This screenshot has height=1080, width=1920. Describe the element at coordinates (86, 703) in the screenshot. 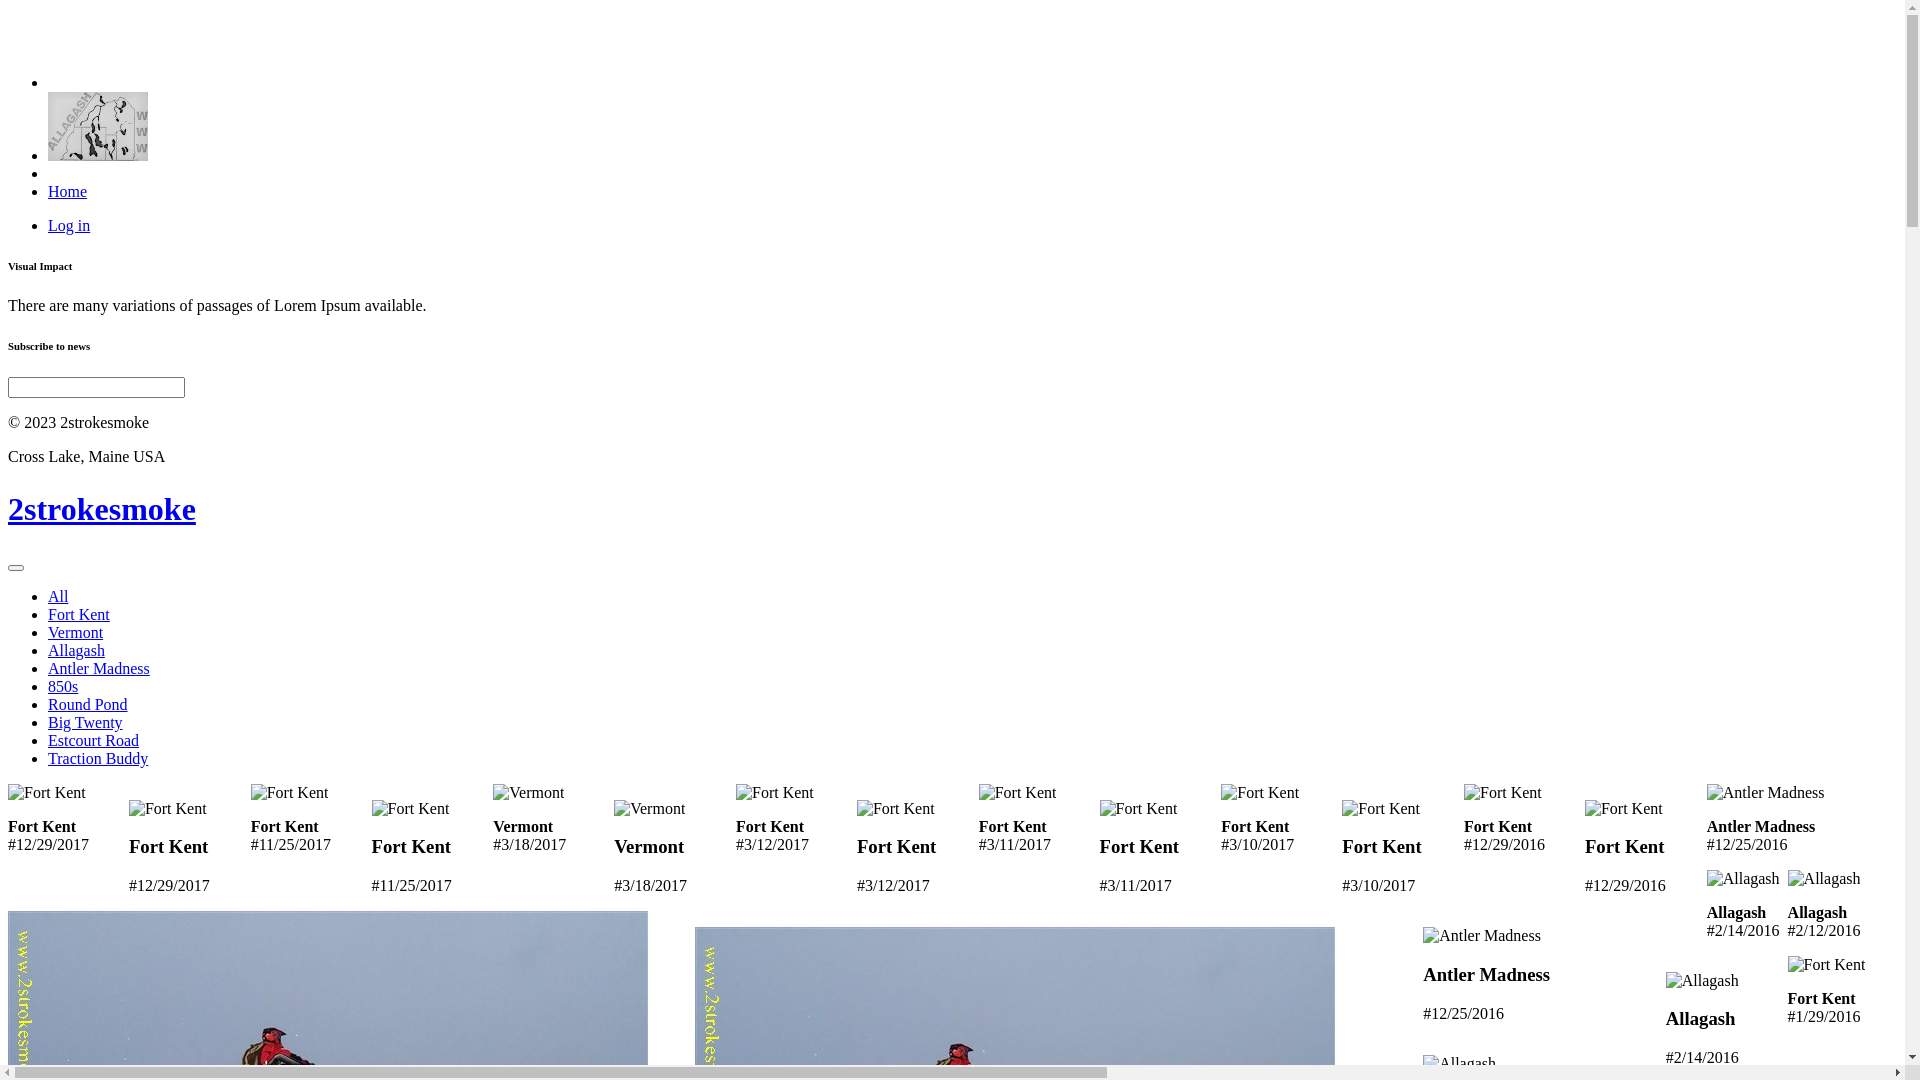

I see `'Round Pond'` at that location.